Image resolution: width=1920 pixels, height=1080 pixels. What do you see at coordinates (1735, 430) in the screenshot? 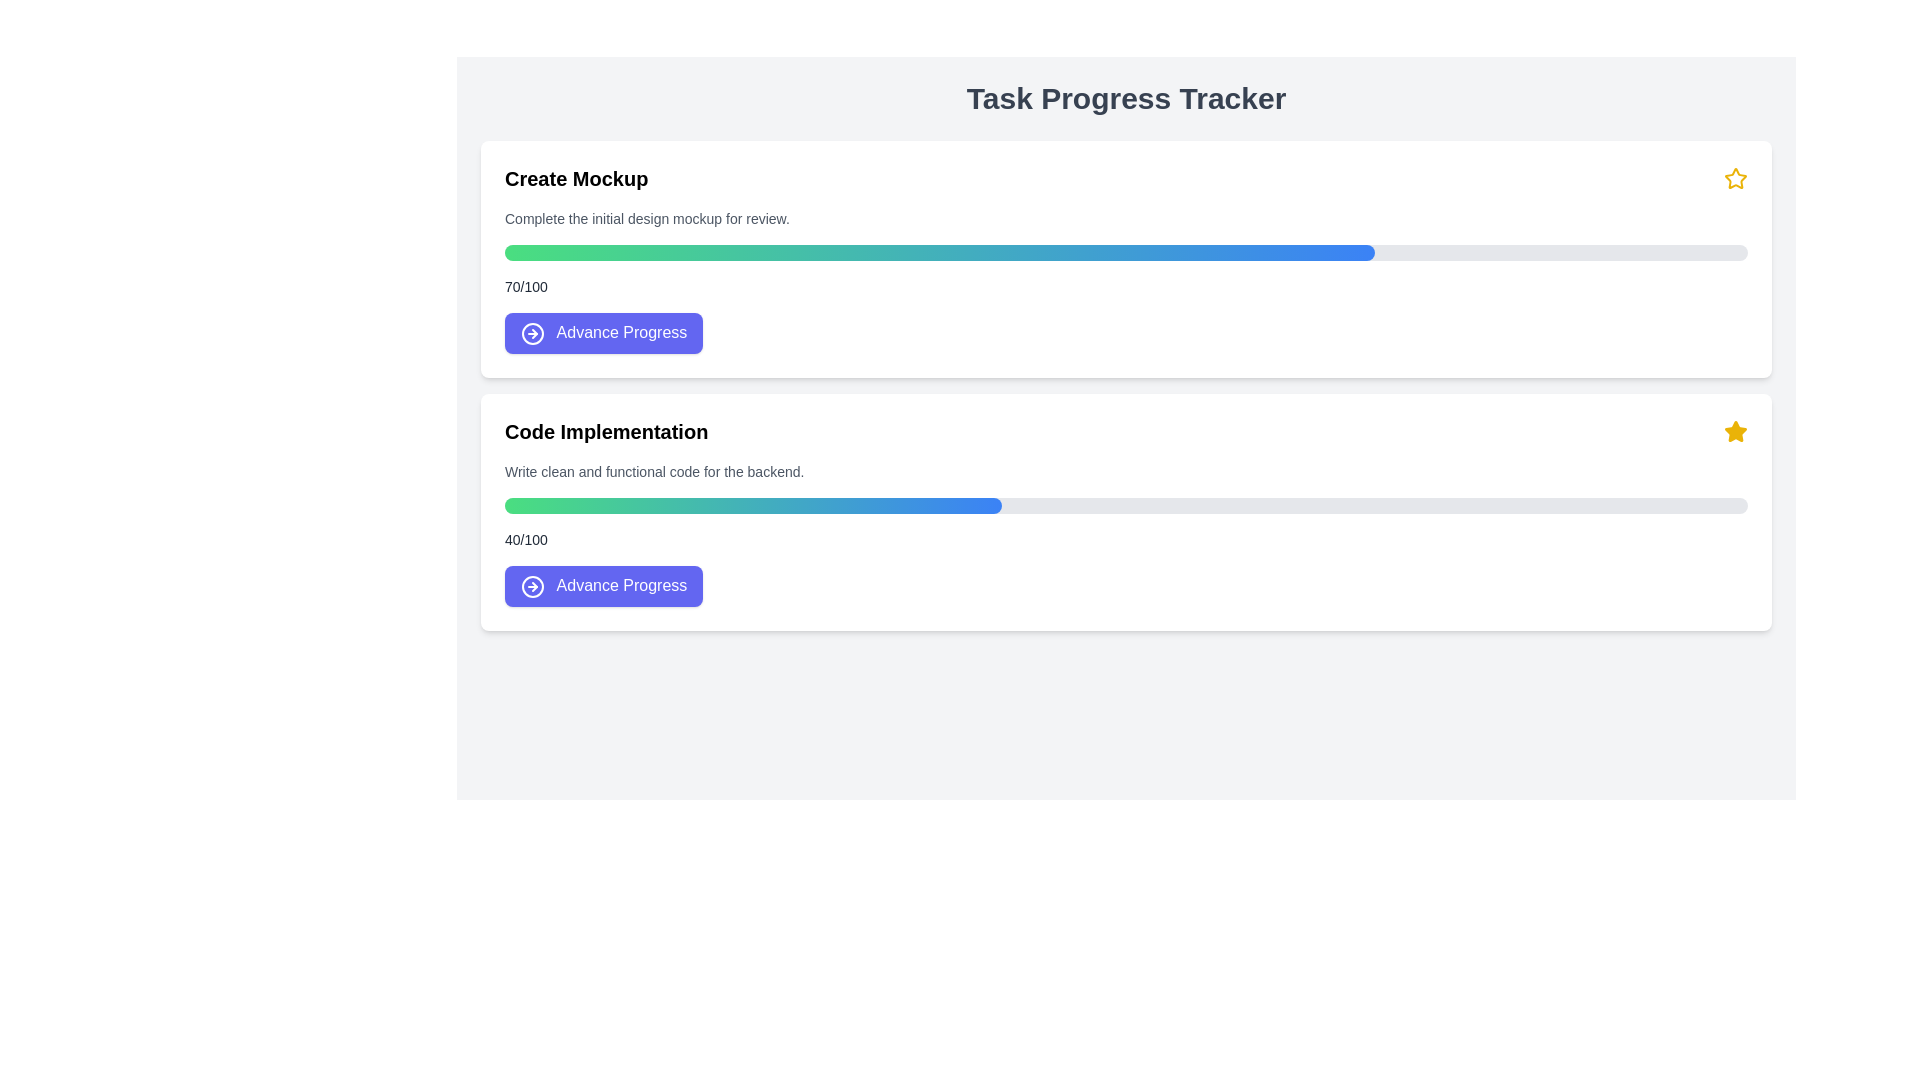
I see `the star-shaped yellow icon button located directly to the right of the title text 'Code Implementation' in the bottom task card` at bounding box center [1735, 430].